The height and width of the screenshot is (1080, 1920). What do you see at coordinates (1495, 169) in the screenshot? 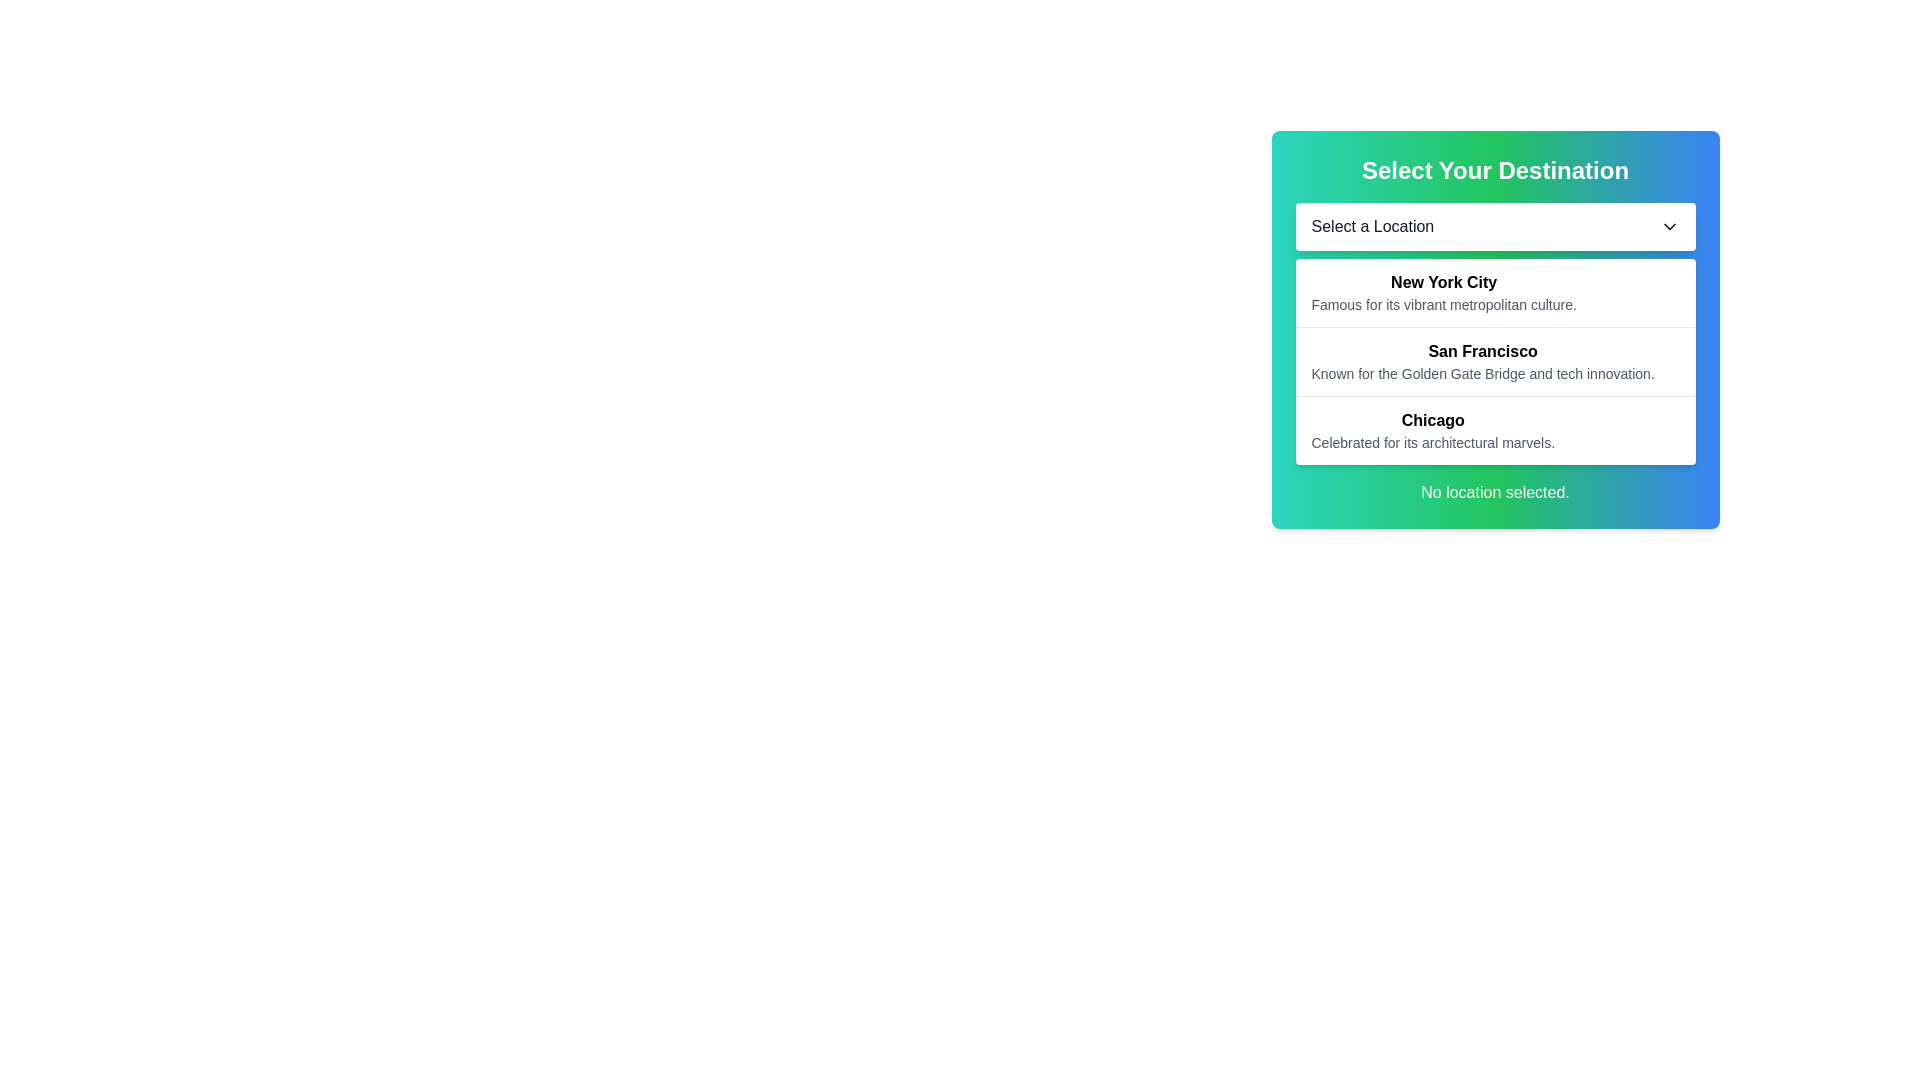
I see `the heading element that displays 'Select Your Destination' in large, bold, white font at the top of the card component` at bounding box center [1495, 169].